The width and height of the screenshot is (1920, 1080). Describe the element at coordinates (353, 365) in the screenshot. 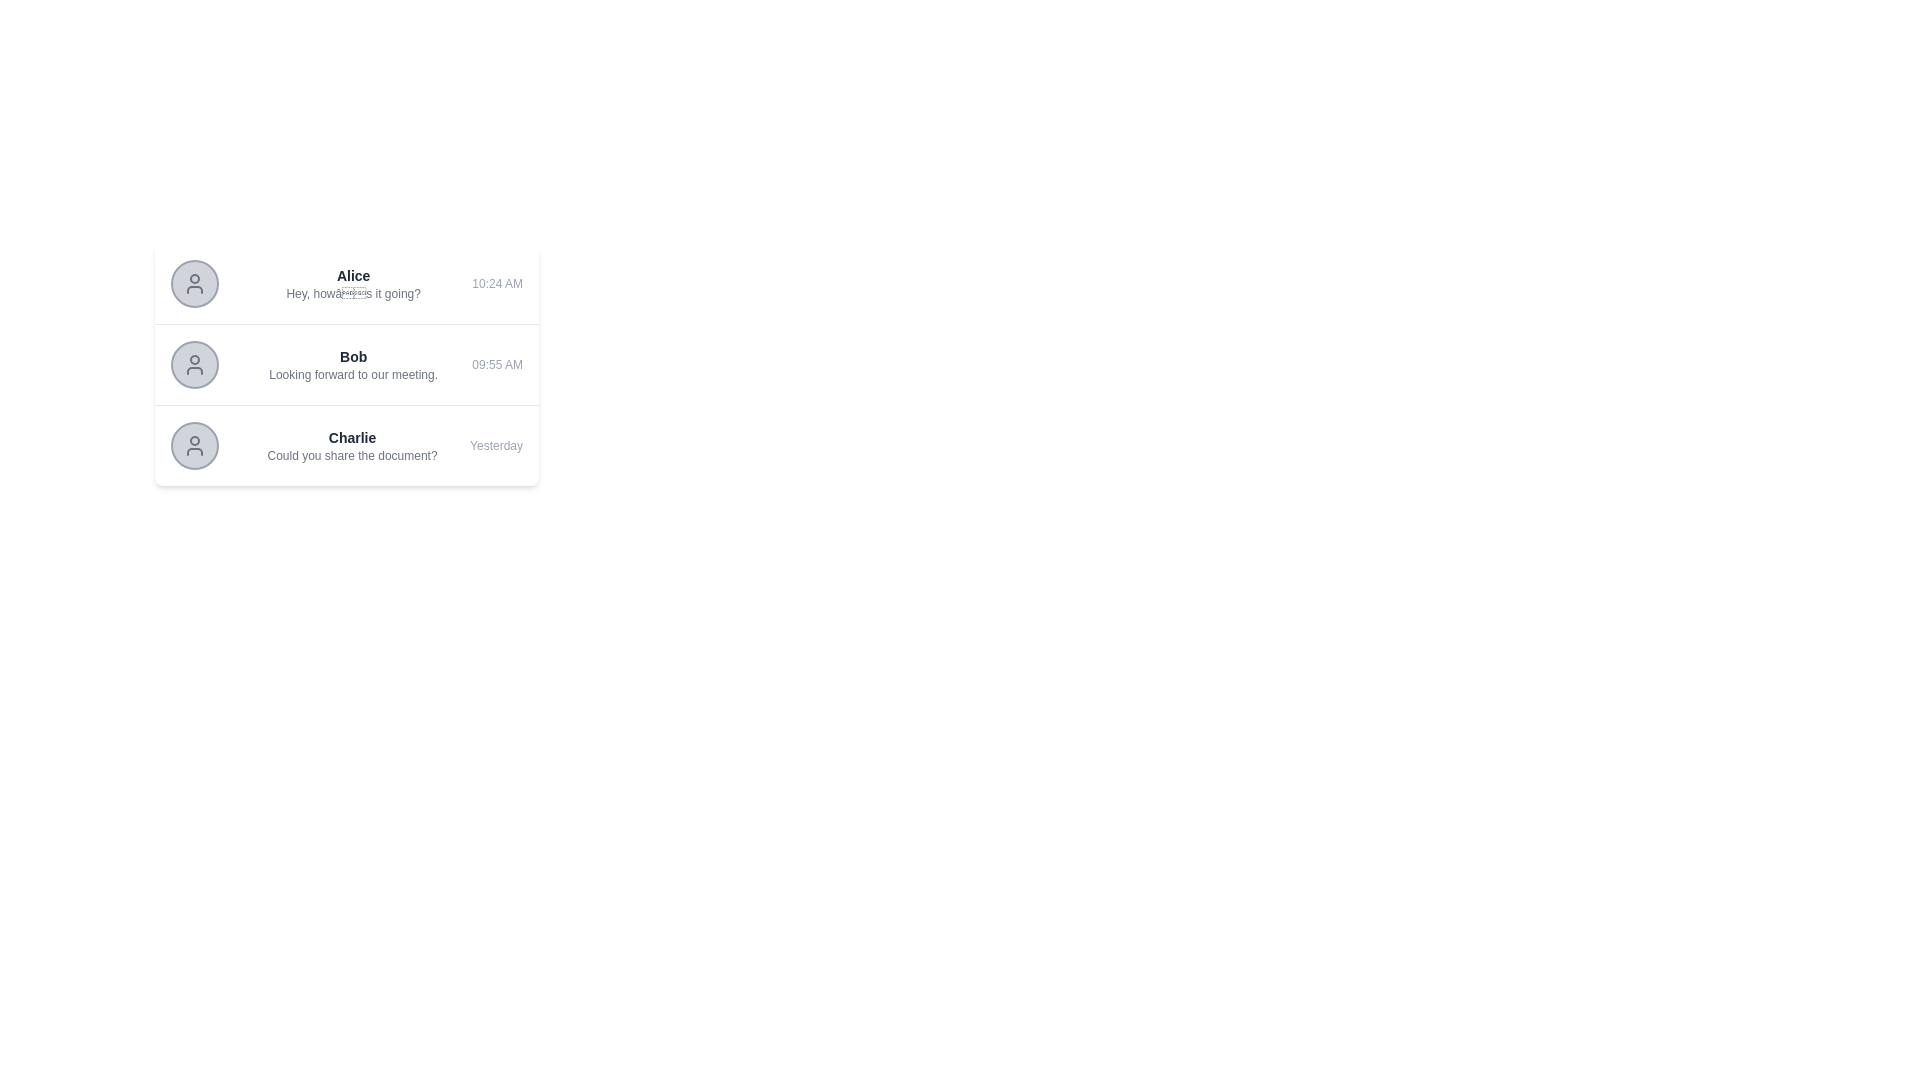

I see `the second list item summary below 'Alice' and above 'Charlie'` at that location.